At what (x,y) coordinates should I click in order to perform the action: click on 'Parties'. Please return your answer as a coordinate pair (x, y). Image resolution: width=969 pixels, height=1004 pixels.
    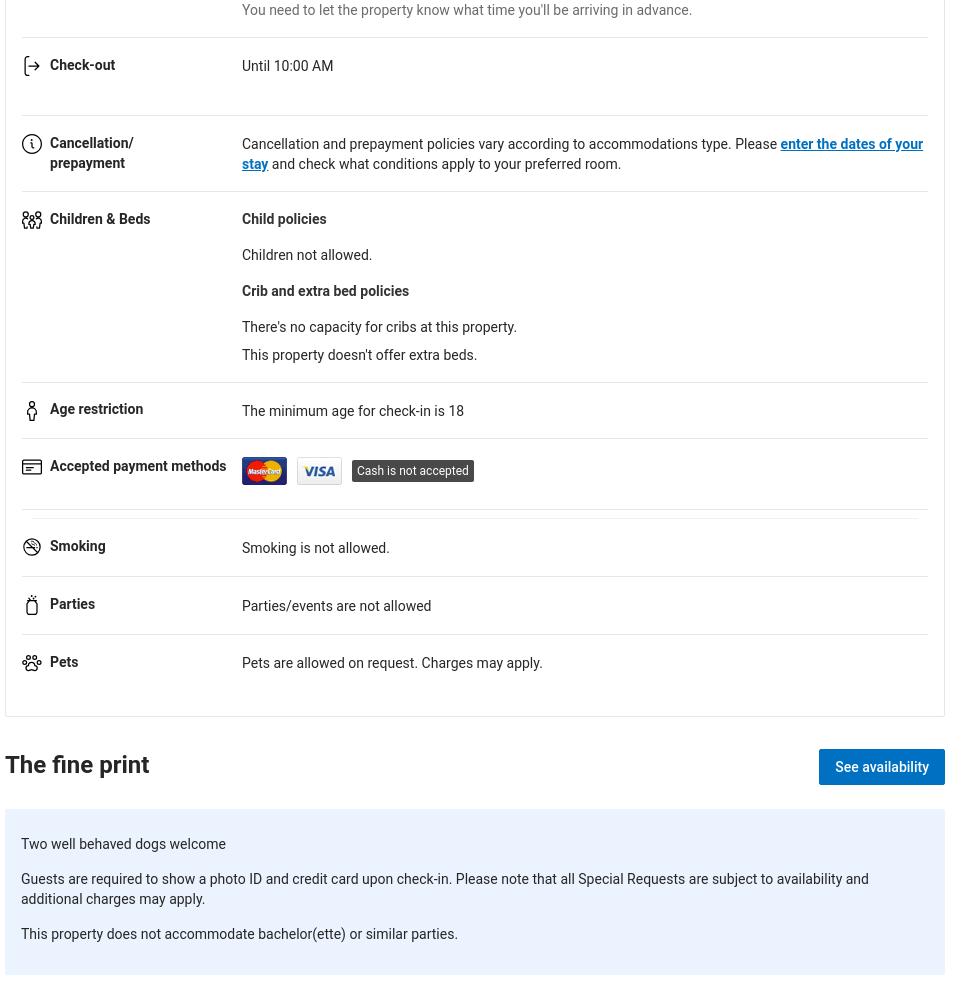
    Looking at the image, I should click on (71, 603).